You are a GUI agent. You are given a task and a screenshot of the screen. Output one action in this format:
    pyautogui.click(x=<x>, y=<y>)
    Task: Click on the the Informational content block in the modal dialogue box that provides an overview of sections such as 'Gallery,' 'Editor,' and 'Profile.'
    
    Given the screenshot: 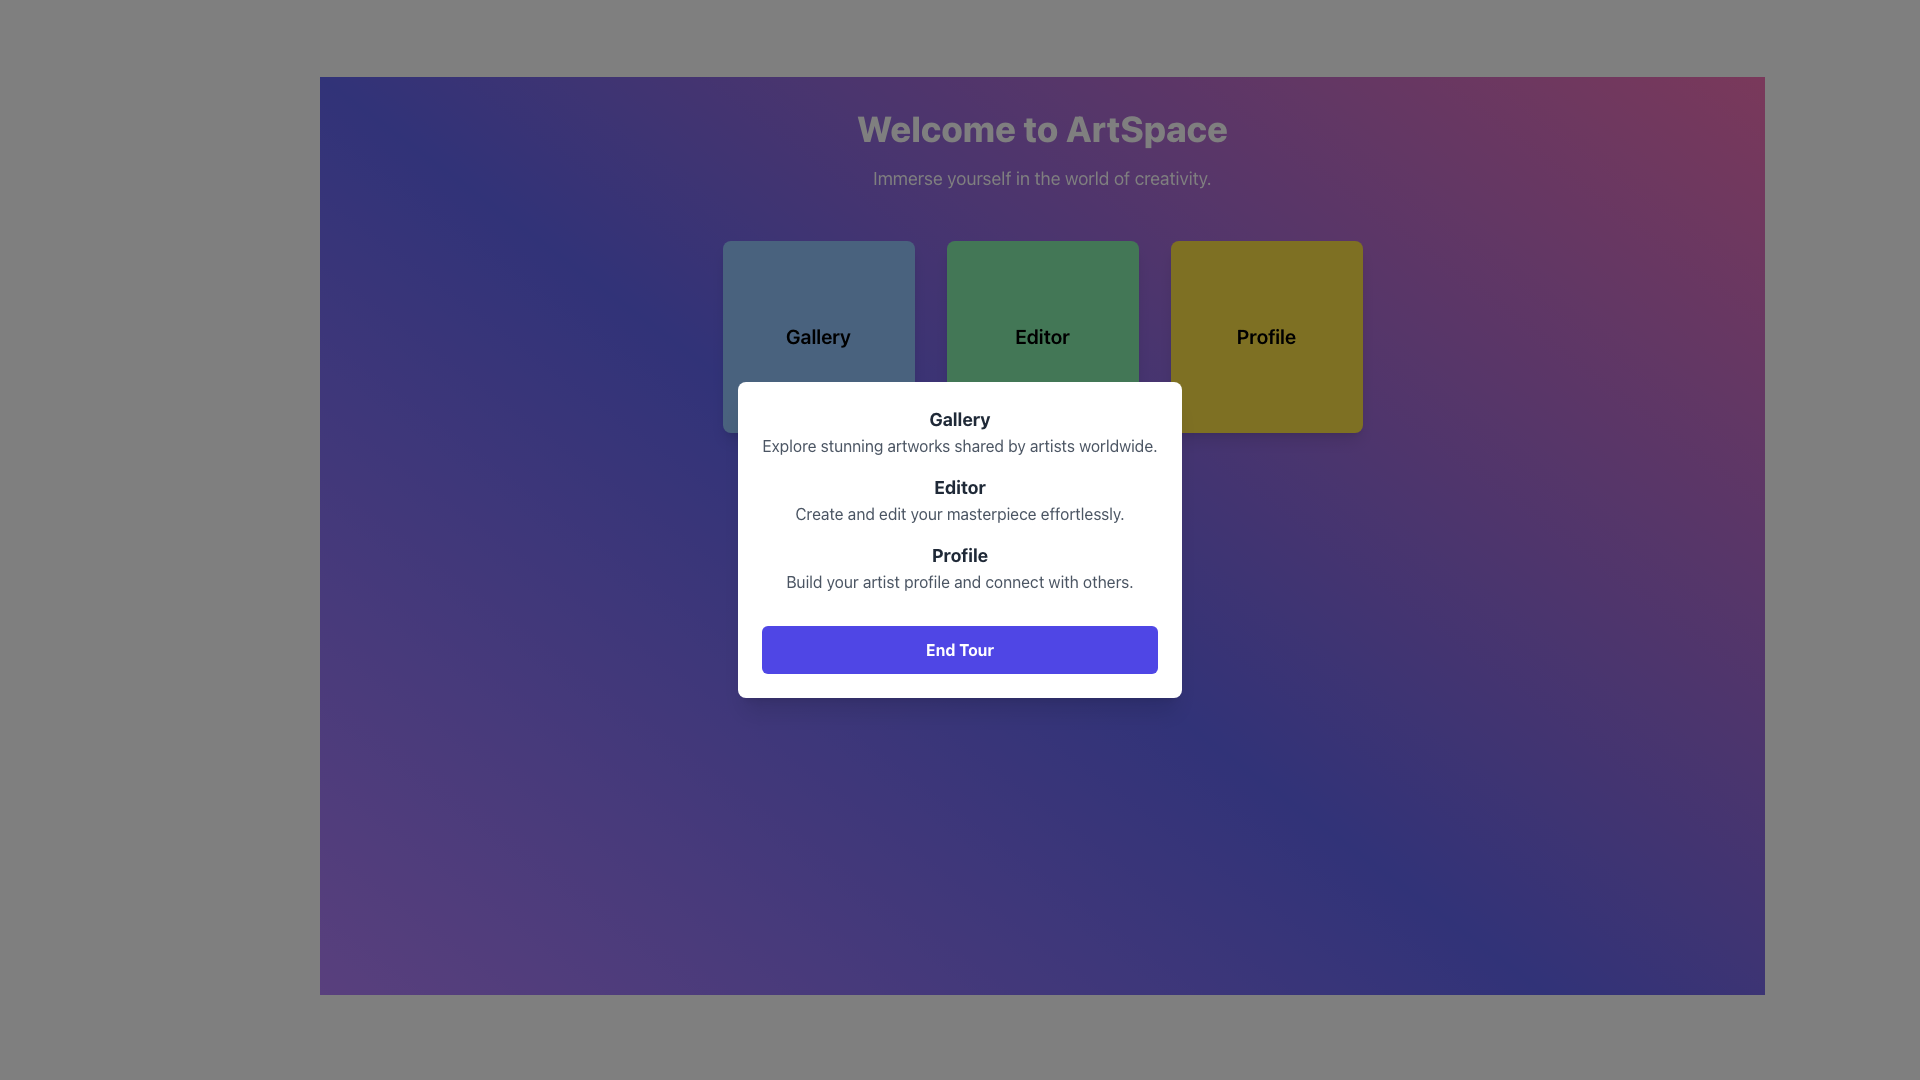 What is the action you would take?
    pyautogui.click(x=960, y=540)
    